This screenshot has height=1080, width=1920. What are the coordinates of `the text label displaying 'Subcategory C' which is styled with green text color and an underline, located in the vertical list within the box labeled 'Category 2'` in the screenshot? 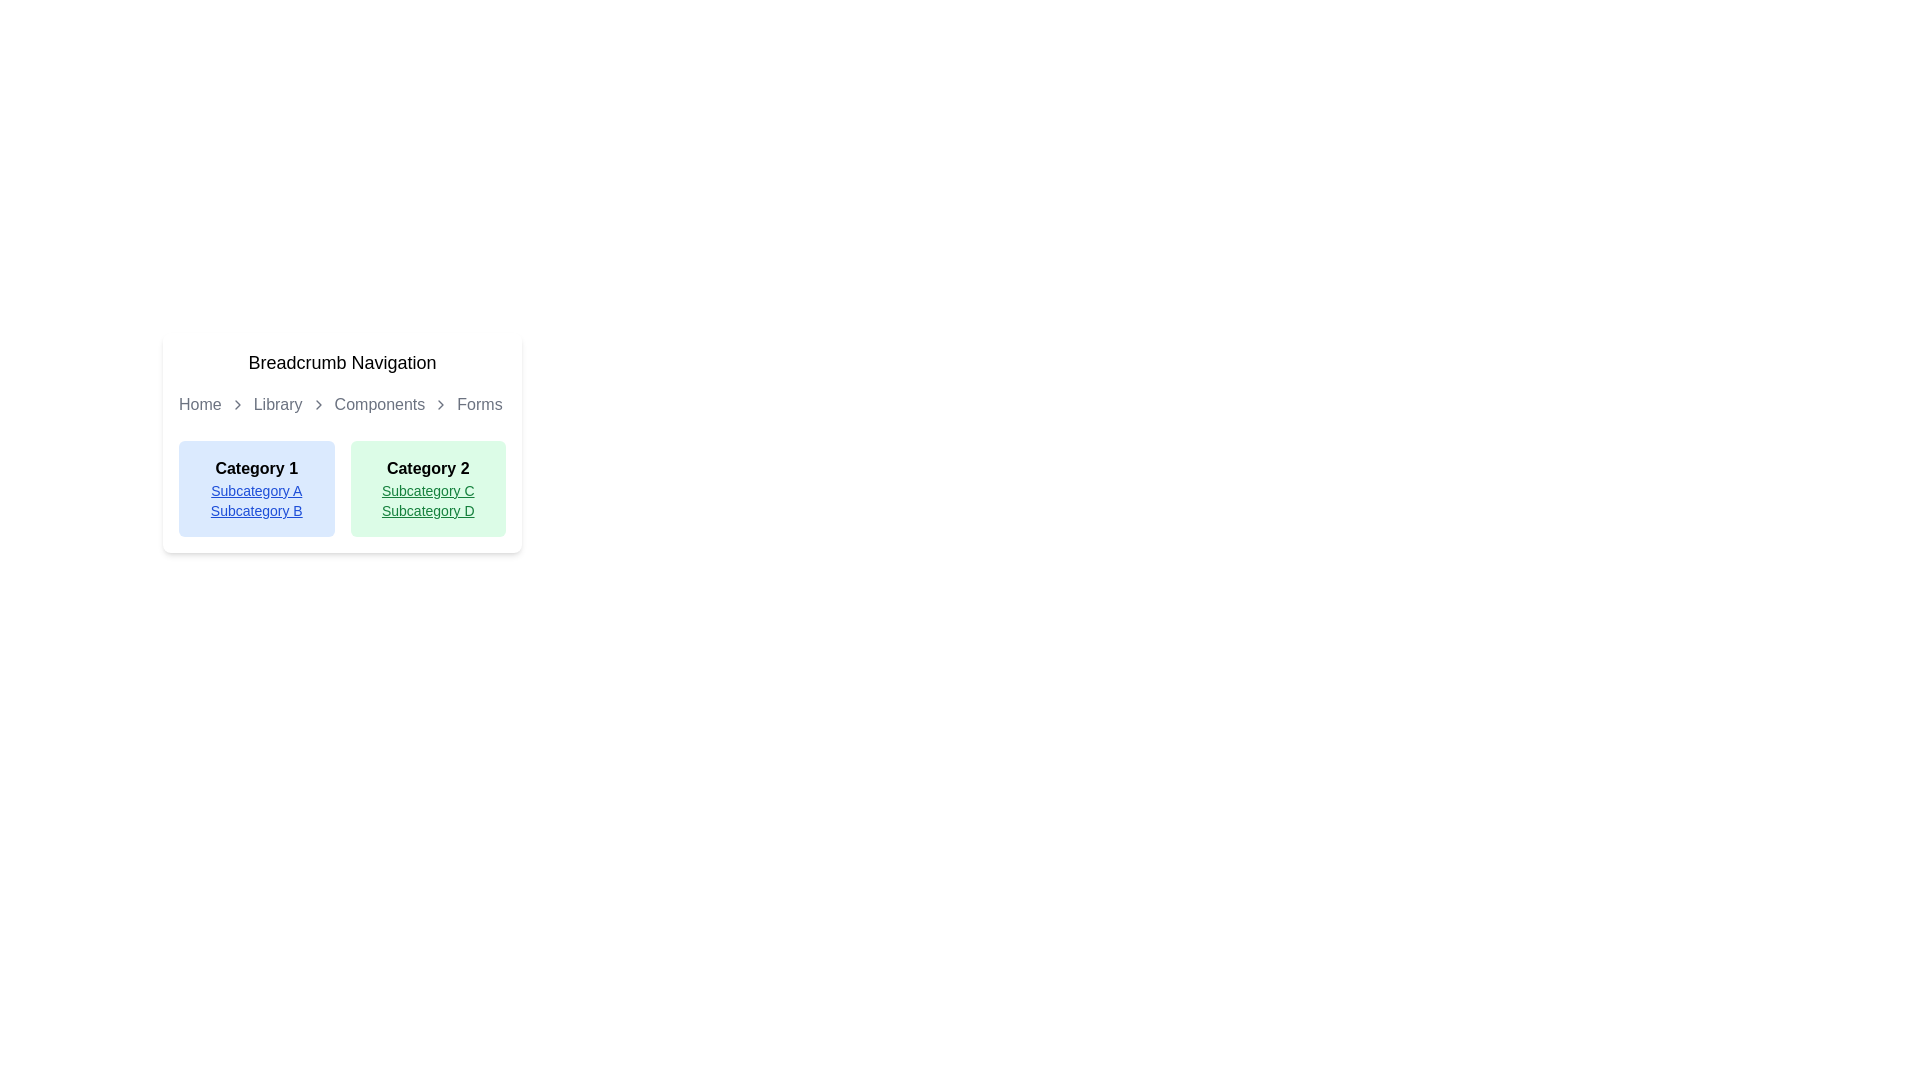 It's located at (427, 490).